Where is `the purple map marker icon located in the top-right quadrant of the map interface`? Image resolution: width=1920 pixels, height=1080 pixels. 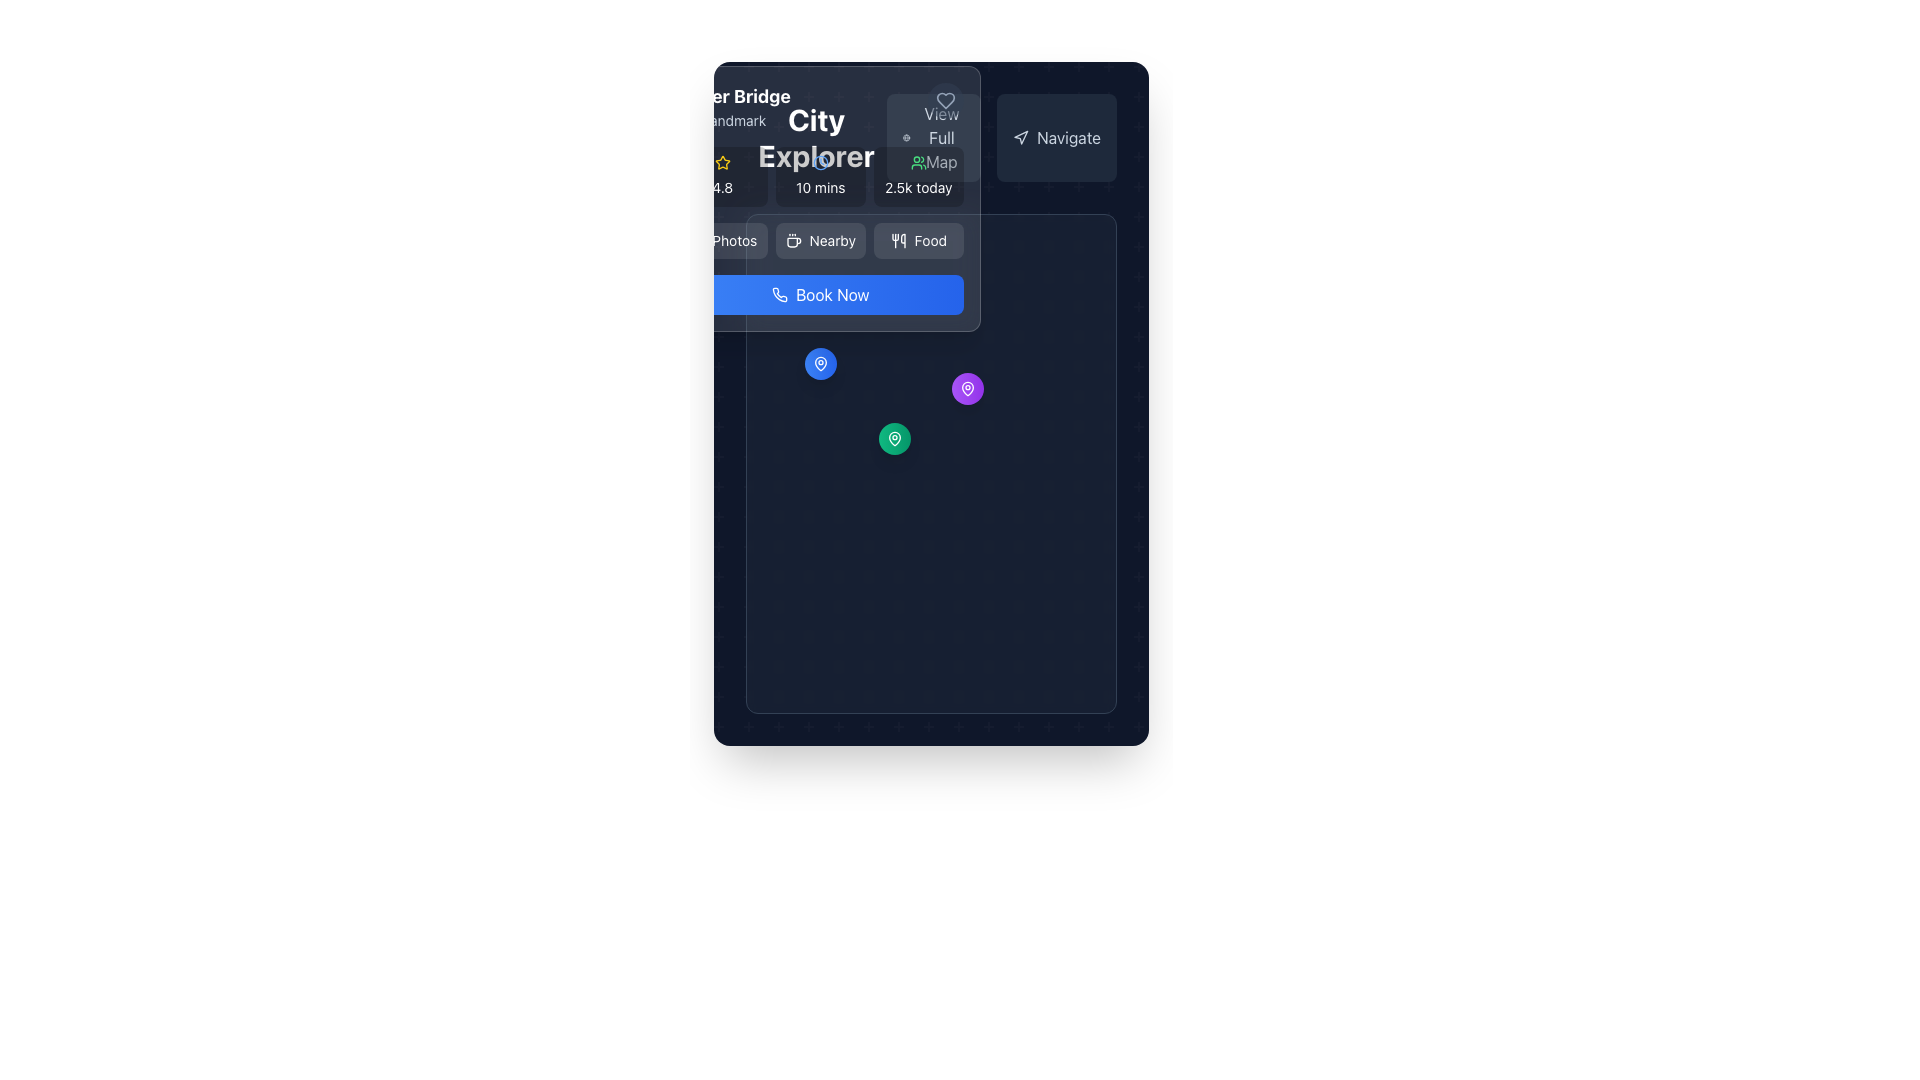 the purple map marker icon located in the top-right quadrant of the map interface is located at coordinates (968, 389).